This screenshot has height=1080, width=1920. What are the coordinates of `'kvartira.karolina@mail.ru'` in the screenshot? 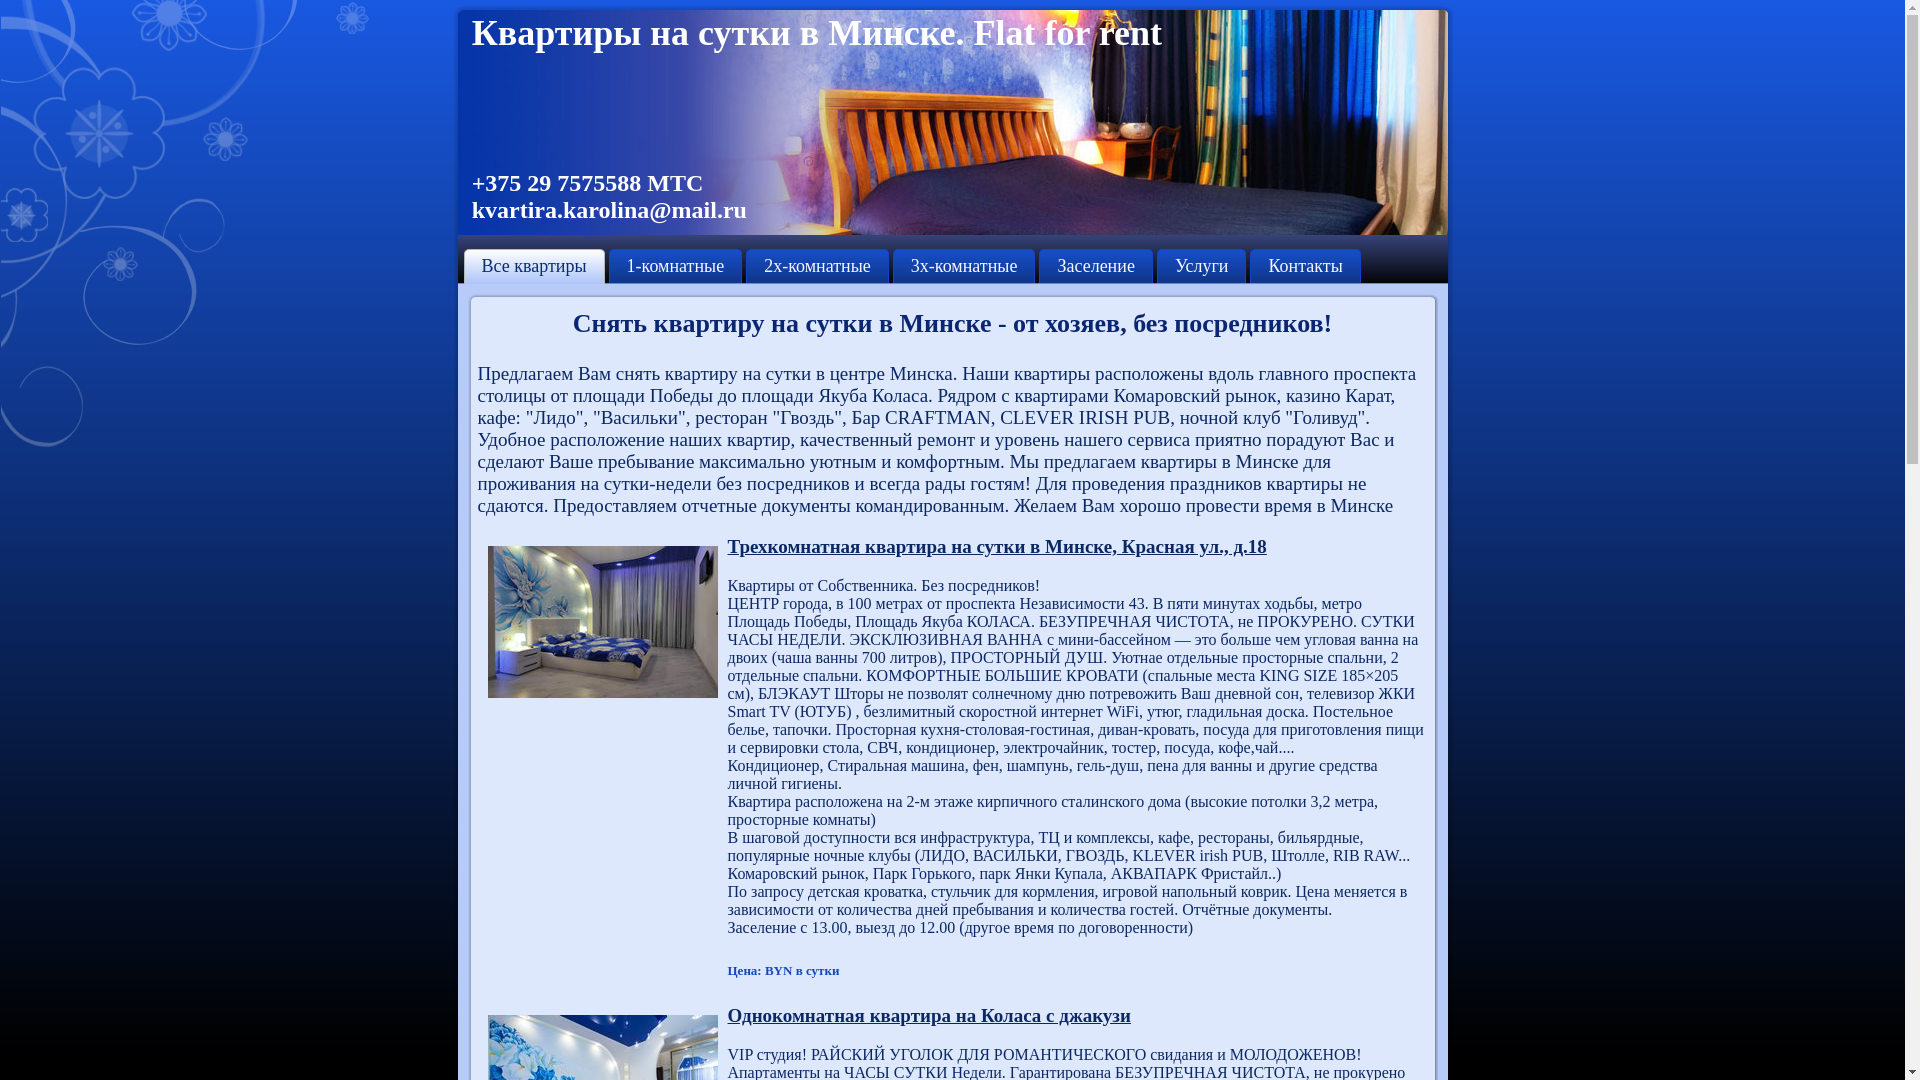 It's located at (470, 209).